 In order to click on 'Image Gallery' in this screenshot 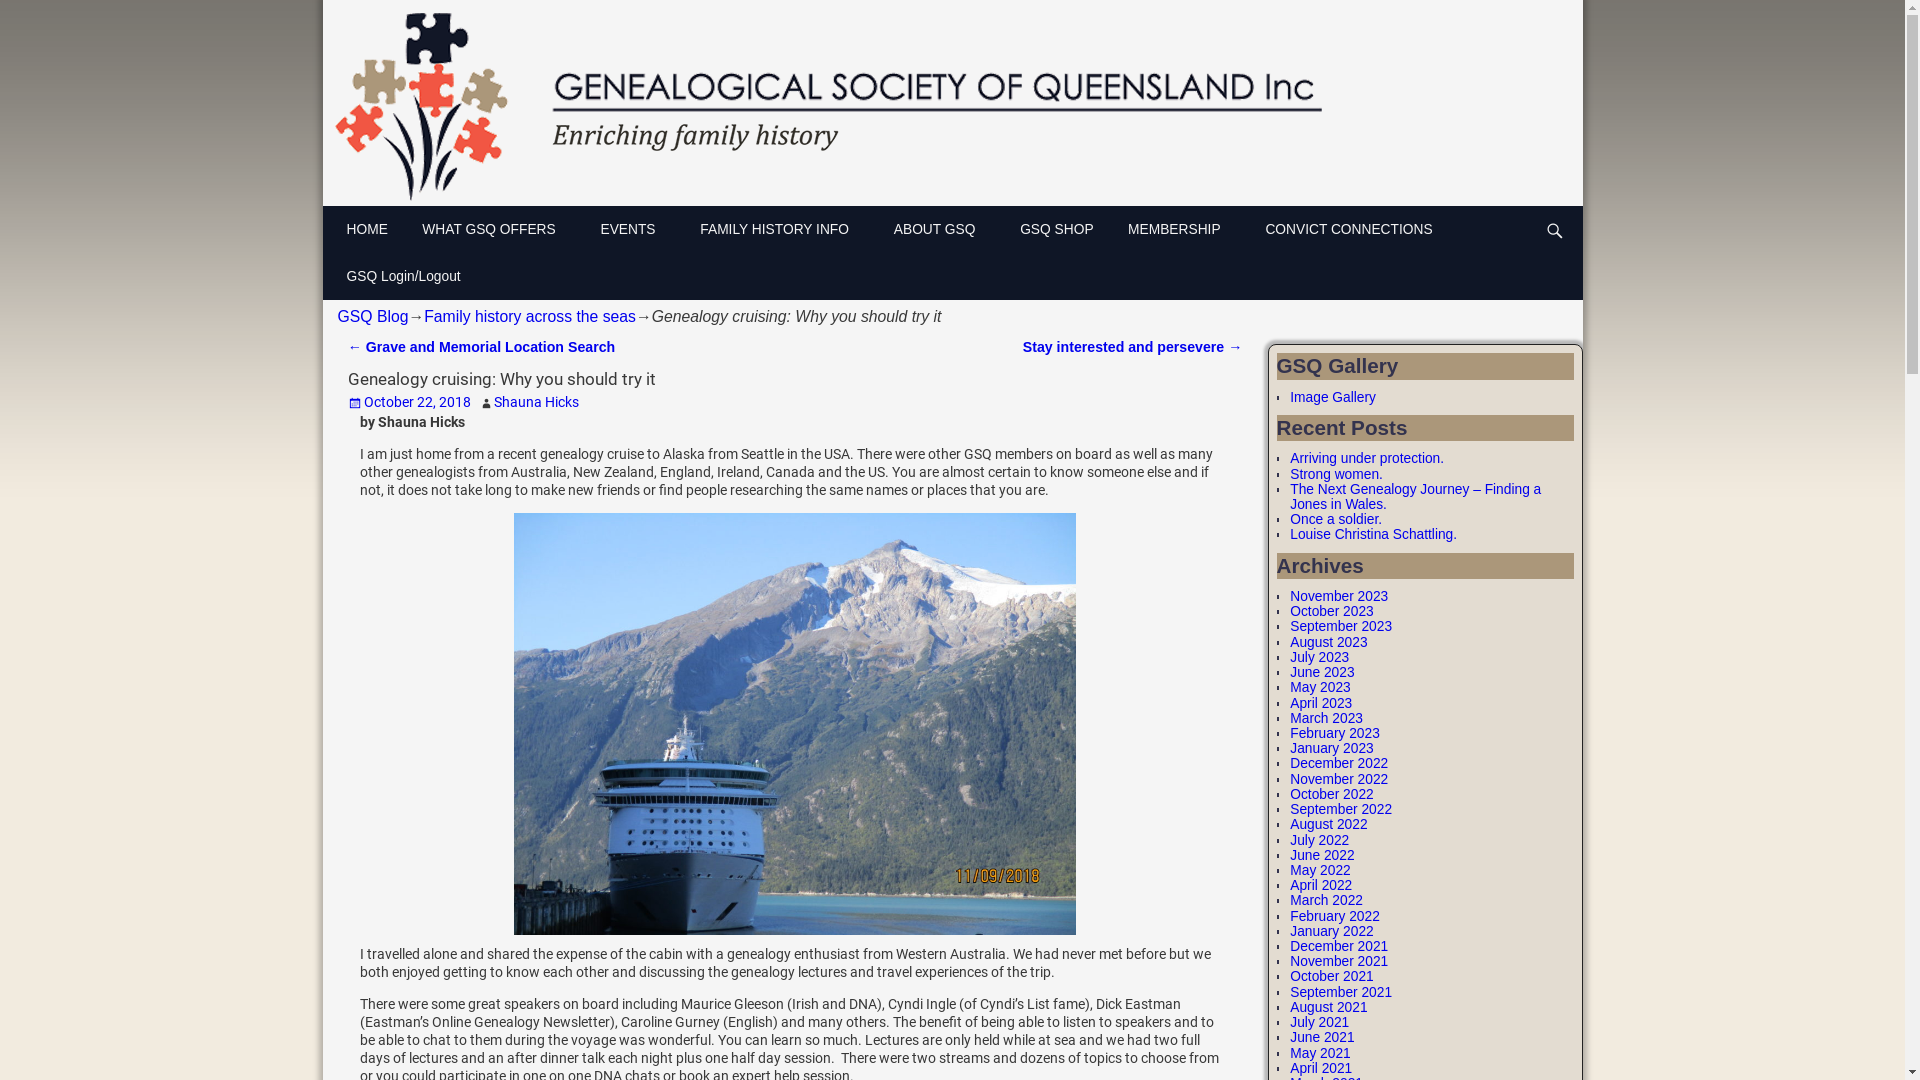, I will do `click(1290, 397)`.